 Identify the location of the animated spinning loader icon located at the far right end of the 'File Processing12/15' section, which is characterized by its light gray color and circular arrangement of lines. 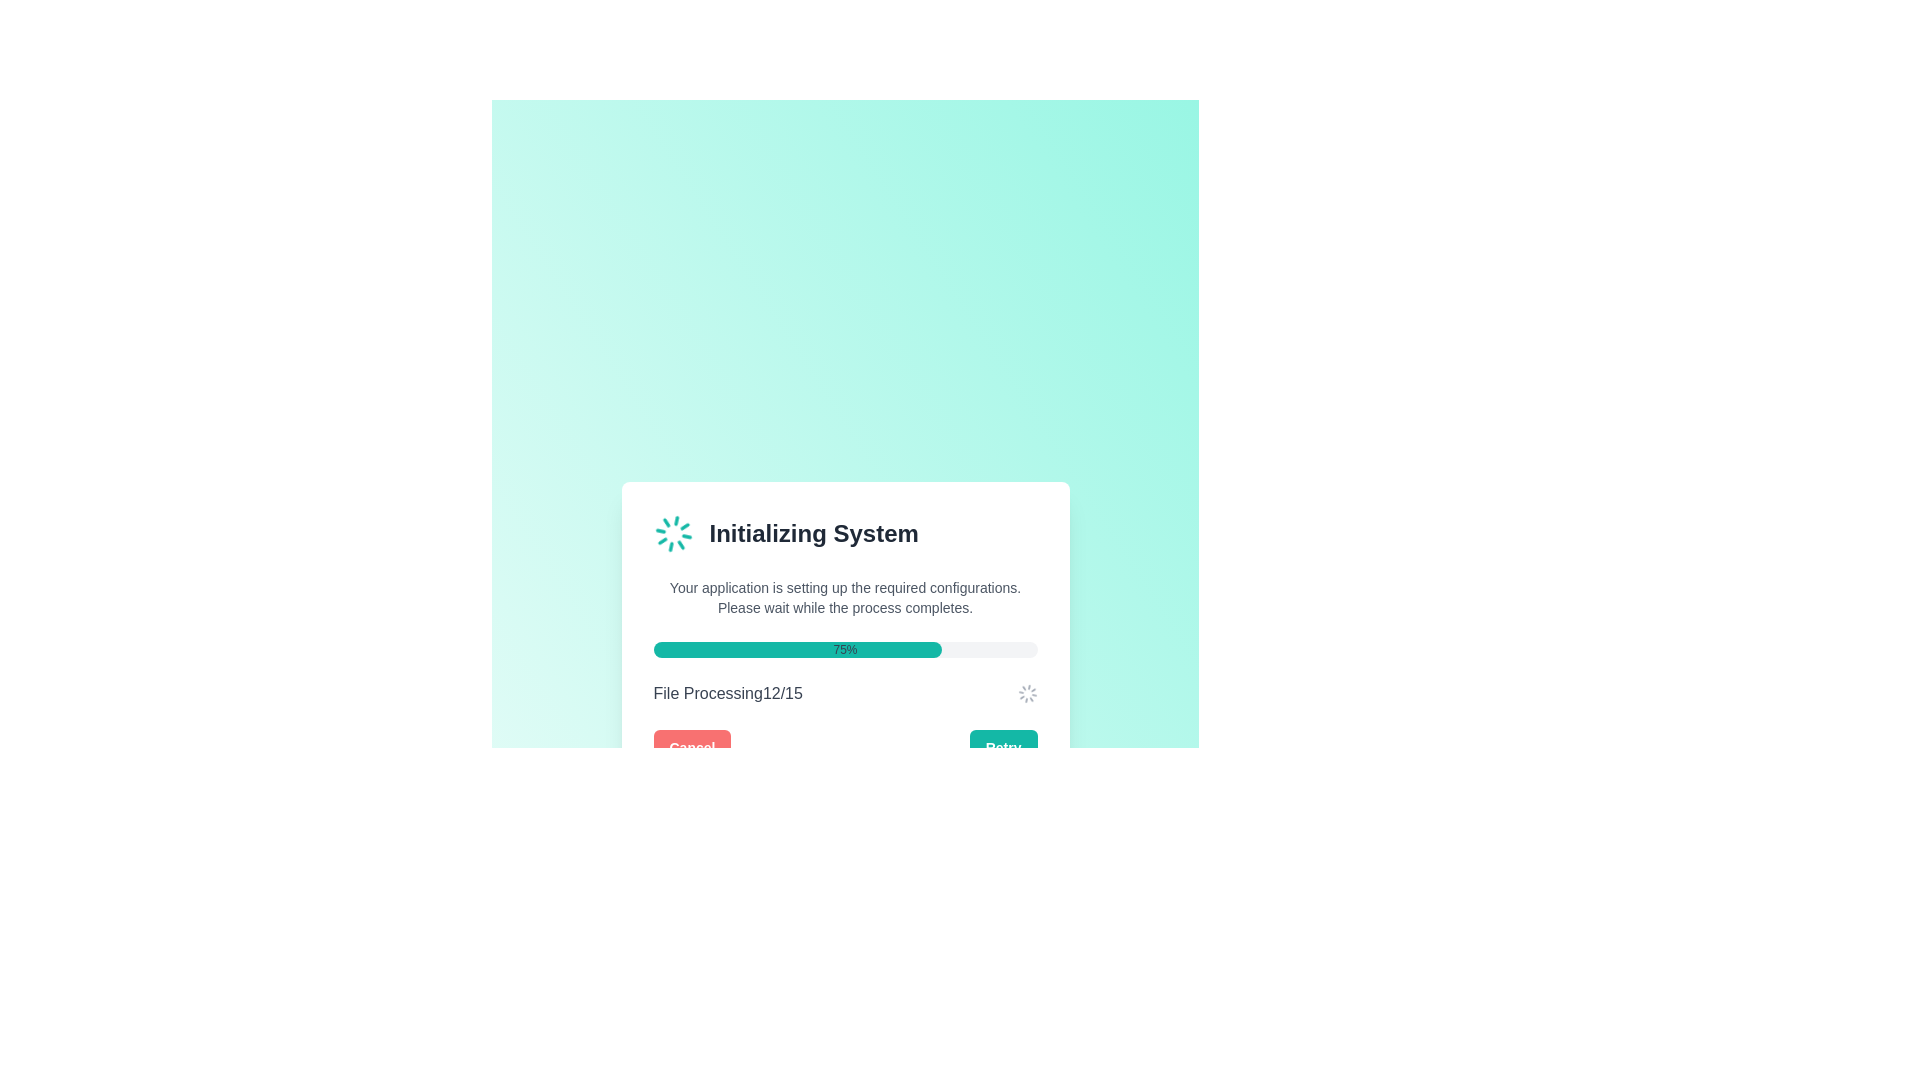
(1027, 693).